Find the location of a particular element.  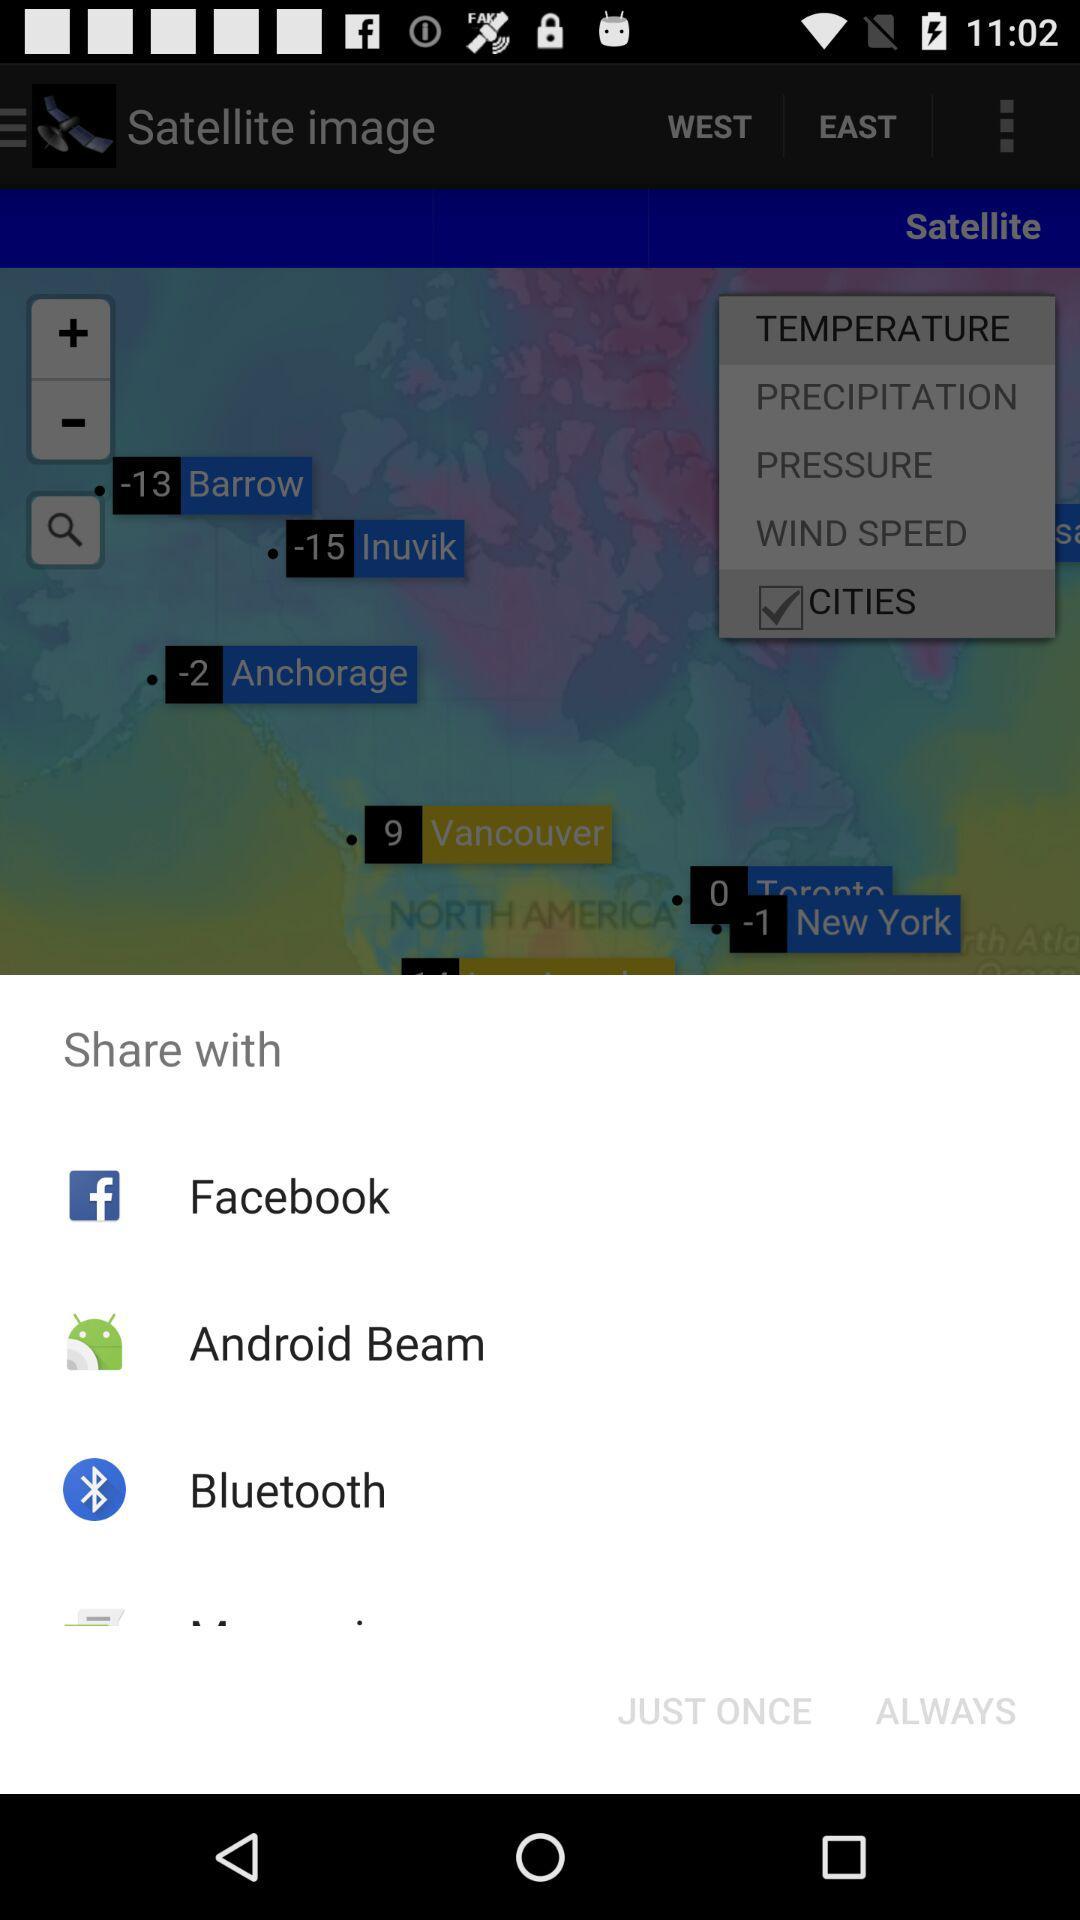

the just once item is located at coordinates (713, 1708).